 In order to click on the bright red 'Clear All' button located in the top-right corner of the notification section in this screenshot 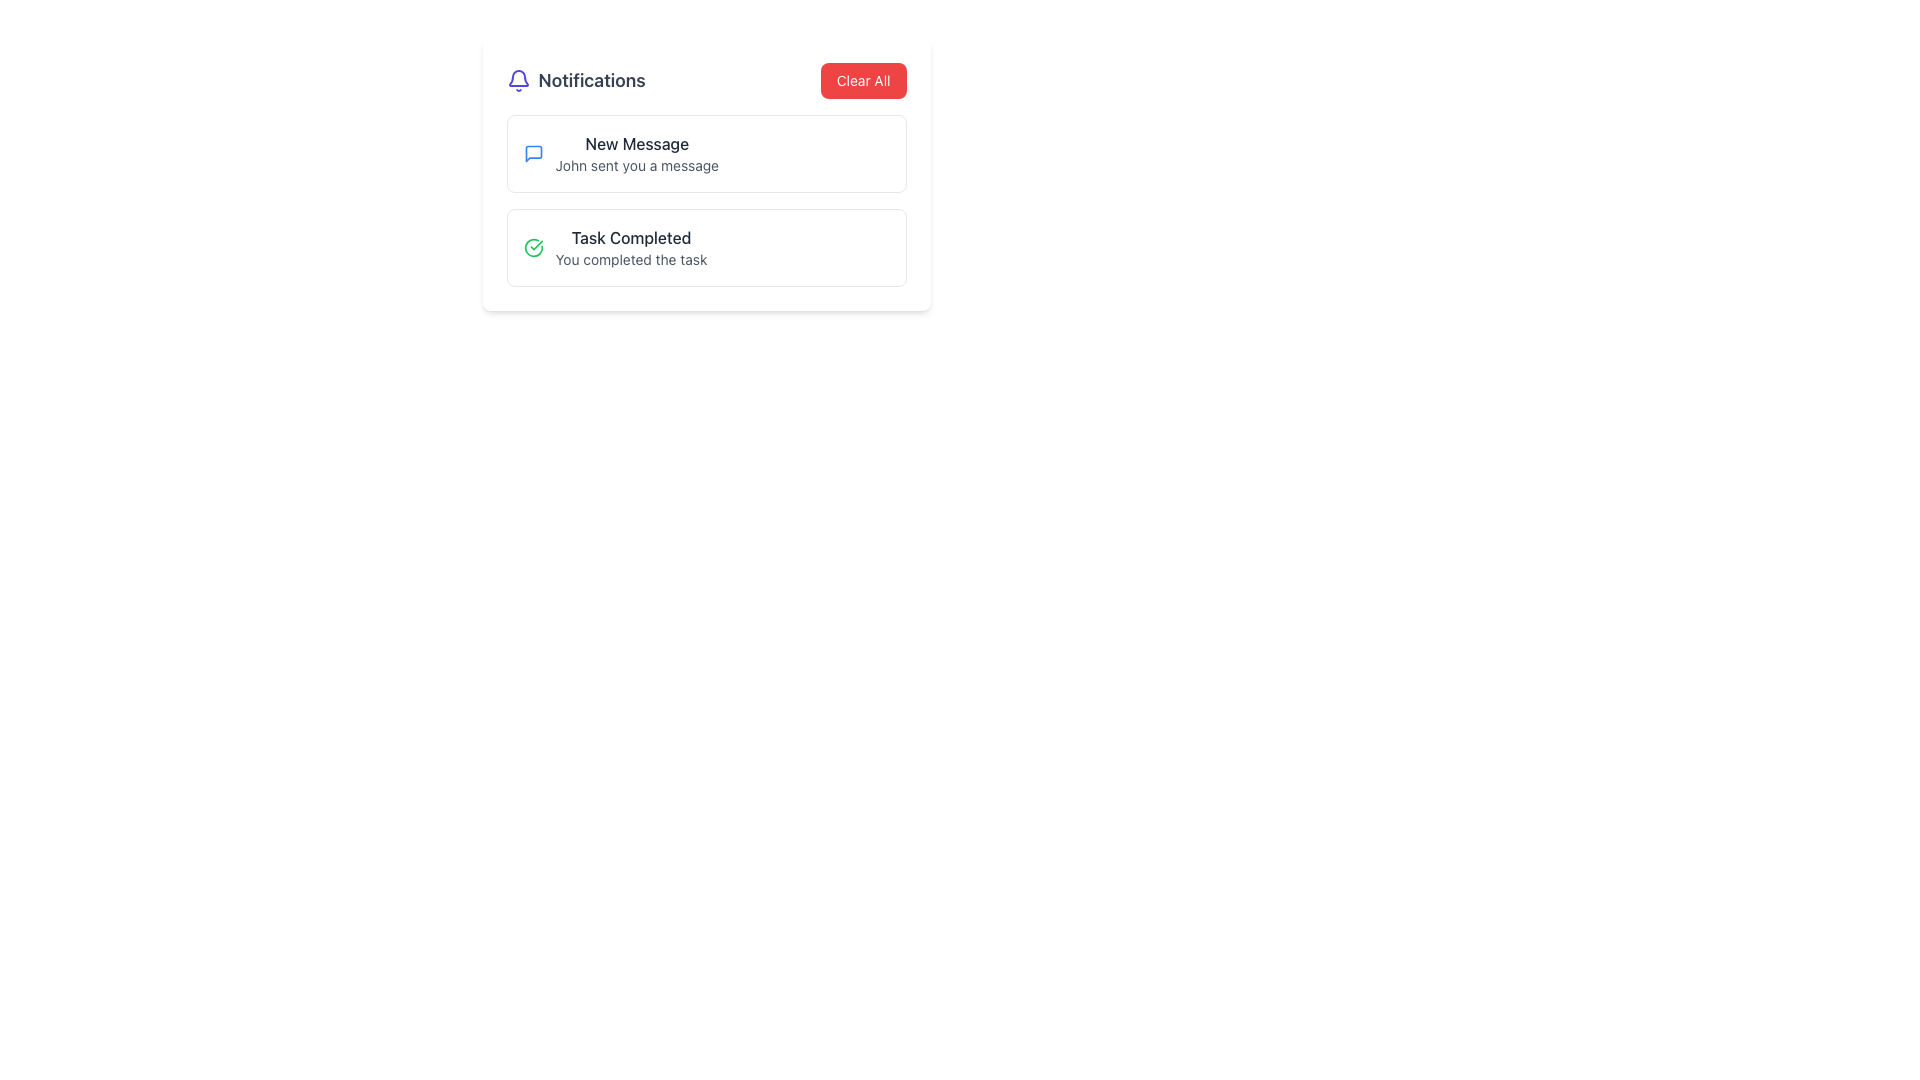, I will do `click(863, 80)`.